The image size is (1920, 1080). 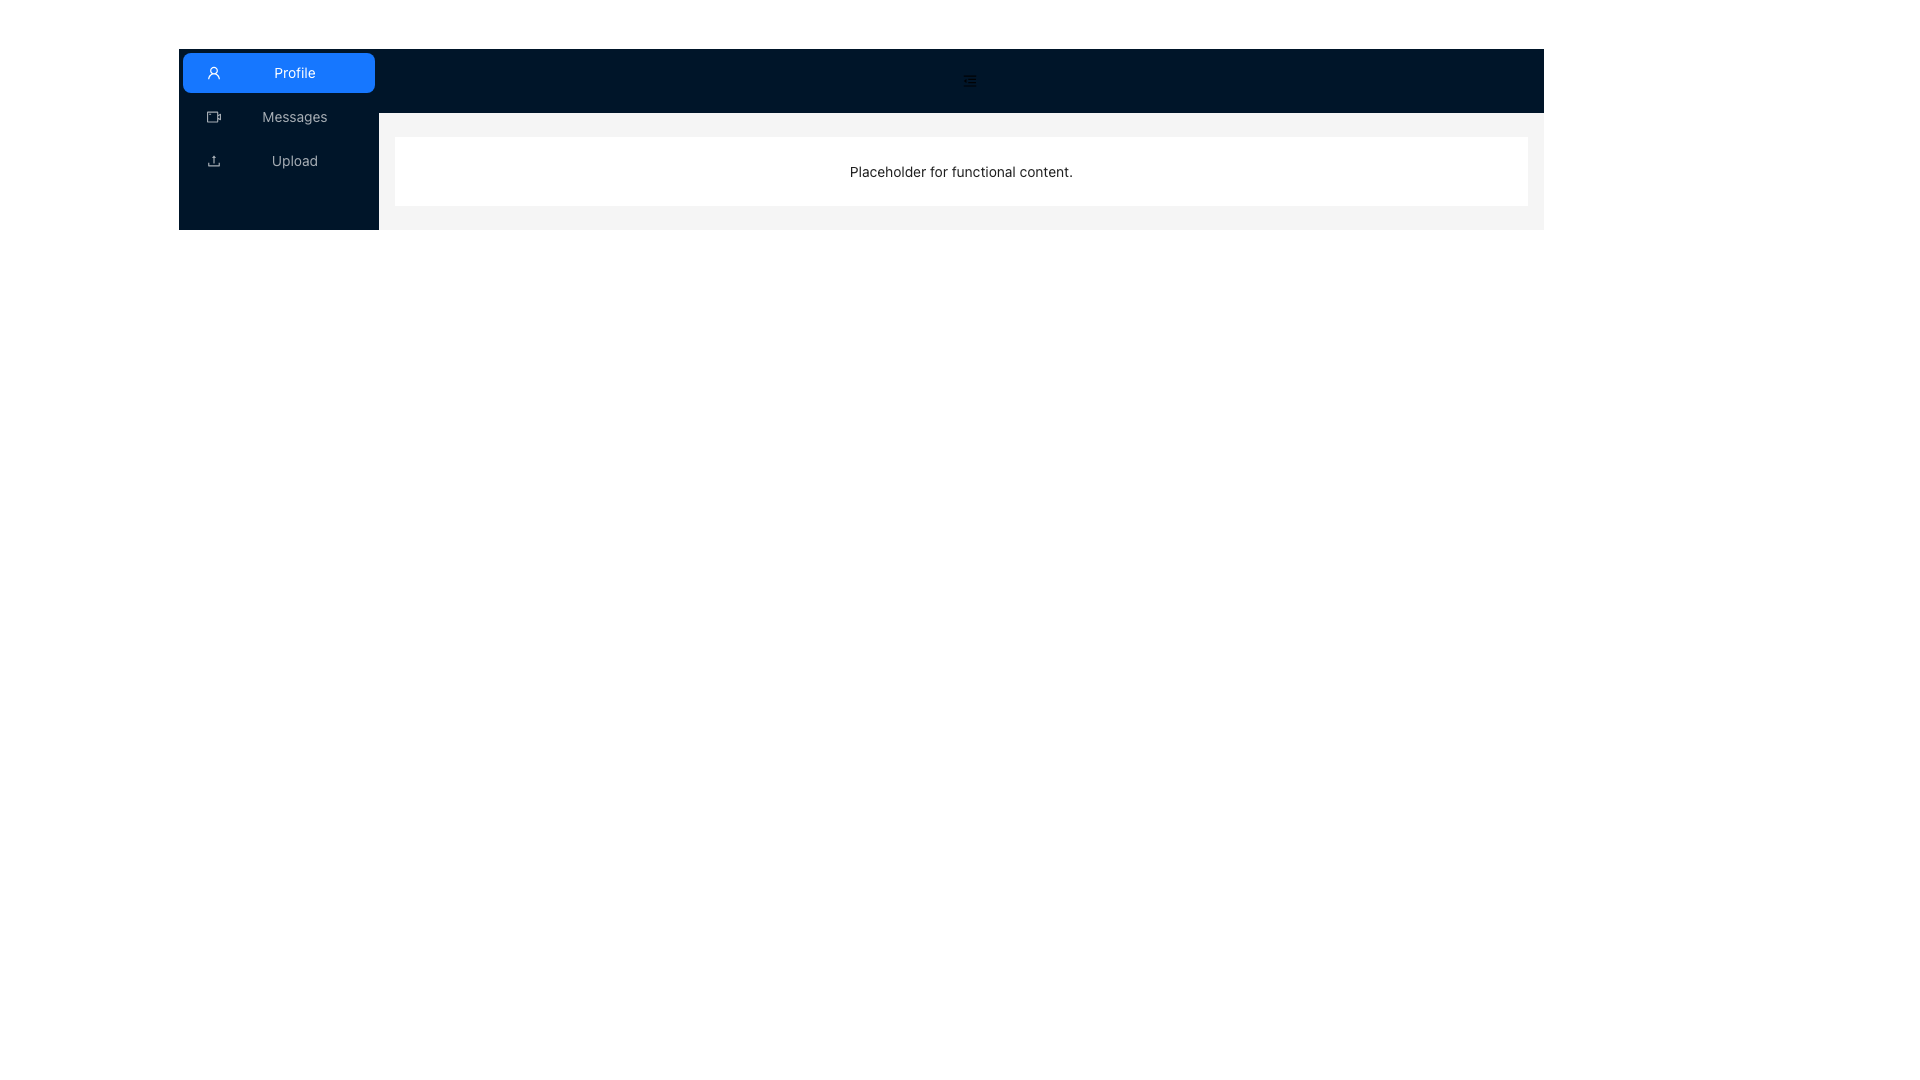 I want to click on the profile icon with a blue background located at the top of the sidebar menu, adjacent to the 'Profile' text, so click(x=214, y=72).